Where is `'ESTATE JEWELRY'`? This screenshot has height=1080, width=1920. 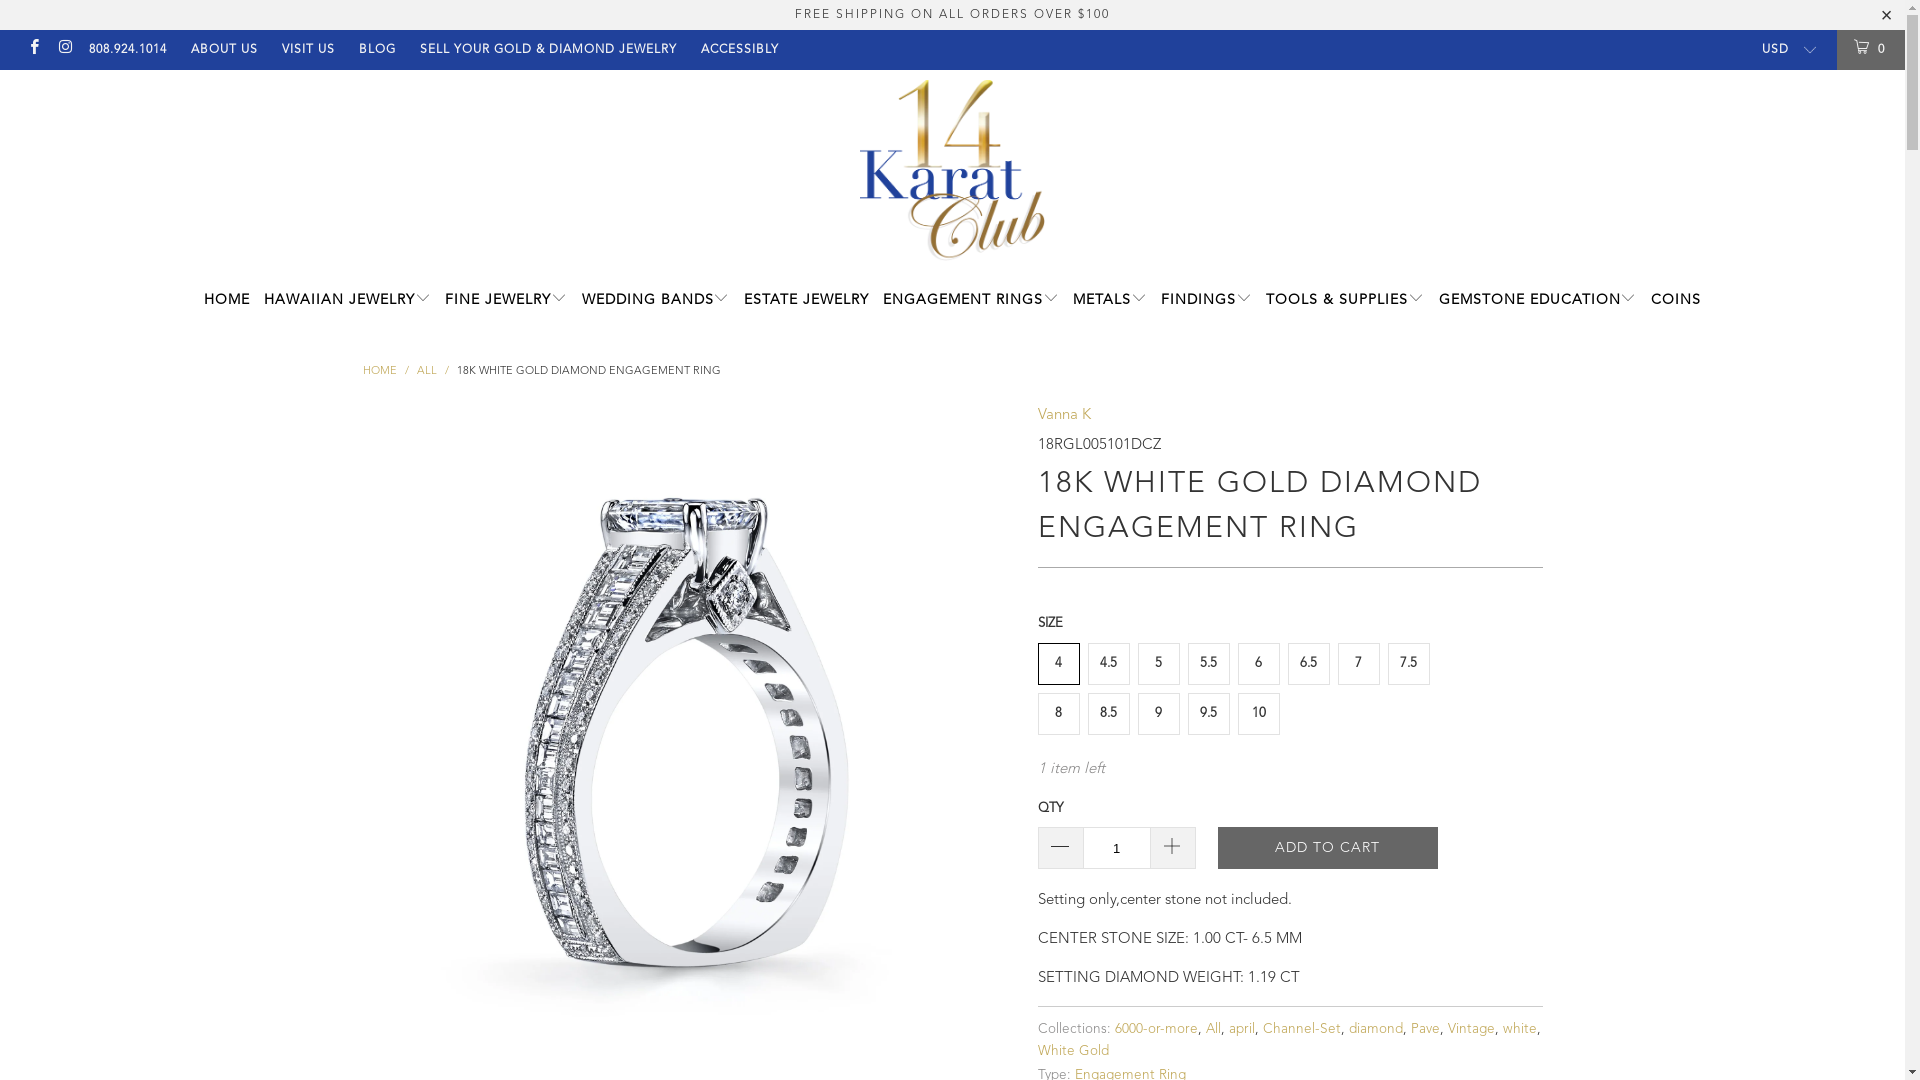
'ESTATE JEWELRY' is located at coordinates (806, 300).